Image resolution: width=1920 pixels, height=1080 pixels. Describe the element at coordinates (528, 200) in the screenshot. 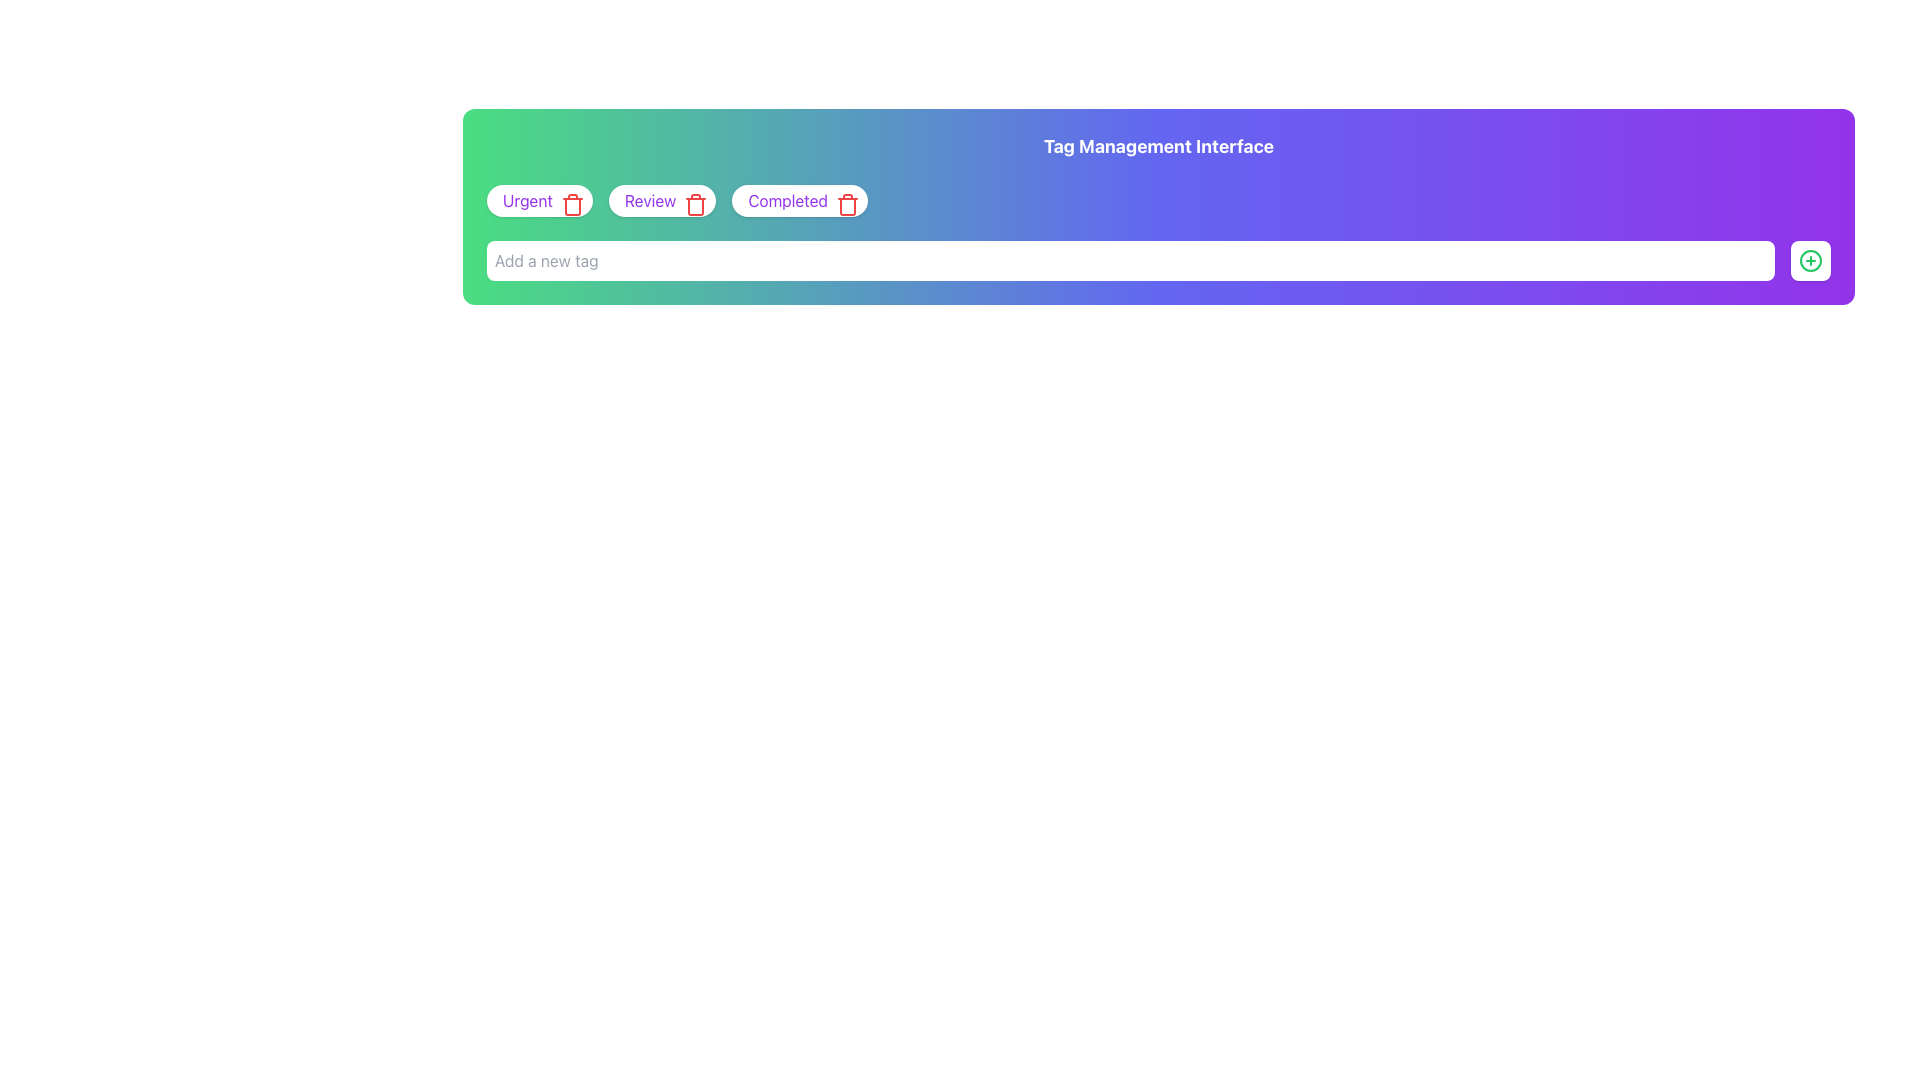

I see `the 'Urgent' text label, which is the first tag in a group of tags with a white background and rounded edges` at that location.